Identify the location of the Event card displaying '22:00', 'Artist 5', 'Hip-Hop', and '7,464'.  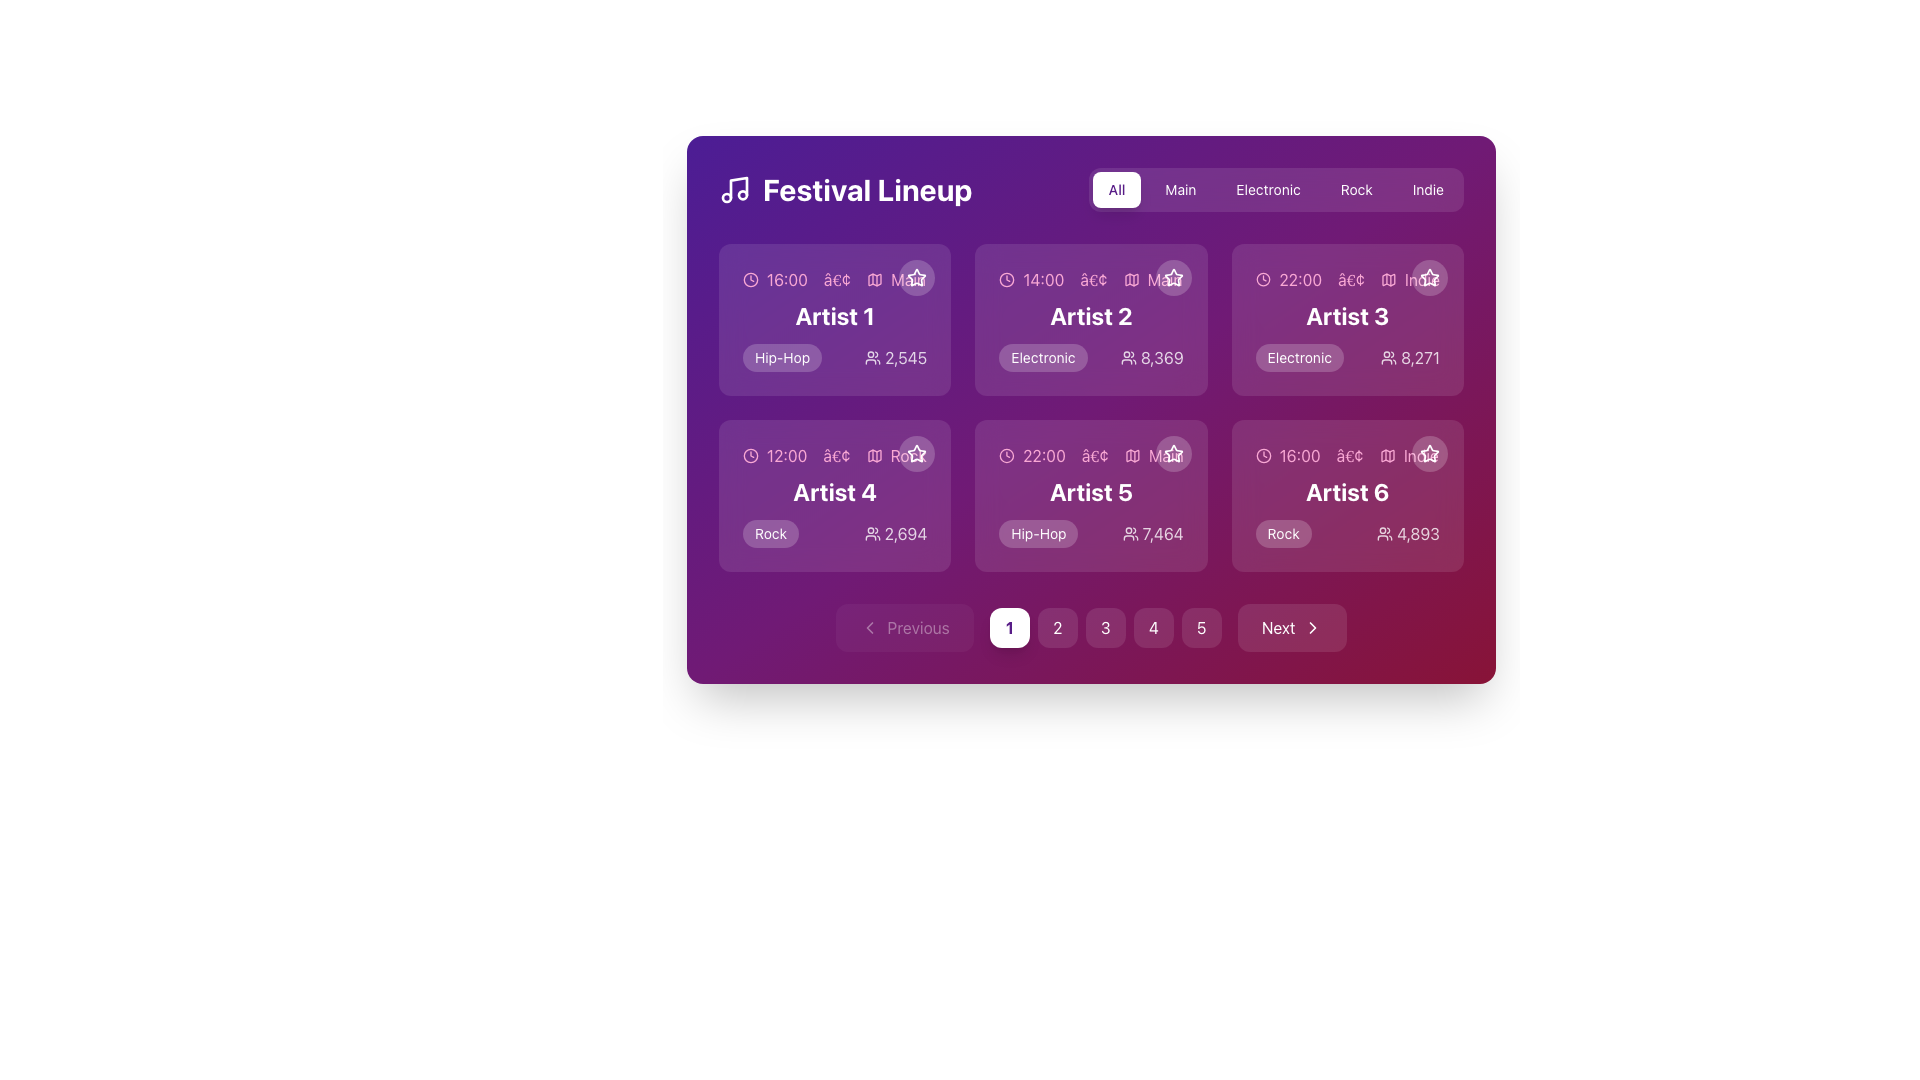
(1090, 495).